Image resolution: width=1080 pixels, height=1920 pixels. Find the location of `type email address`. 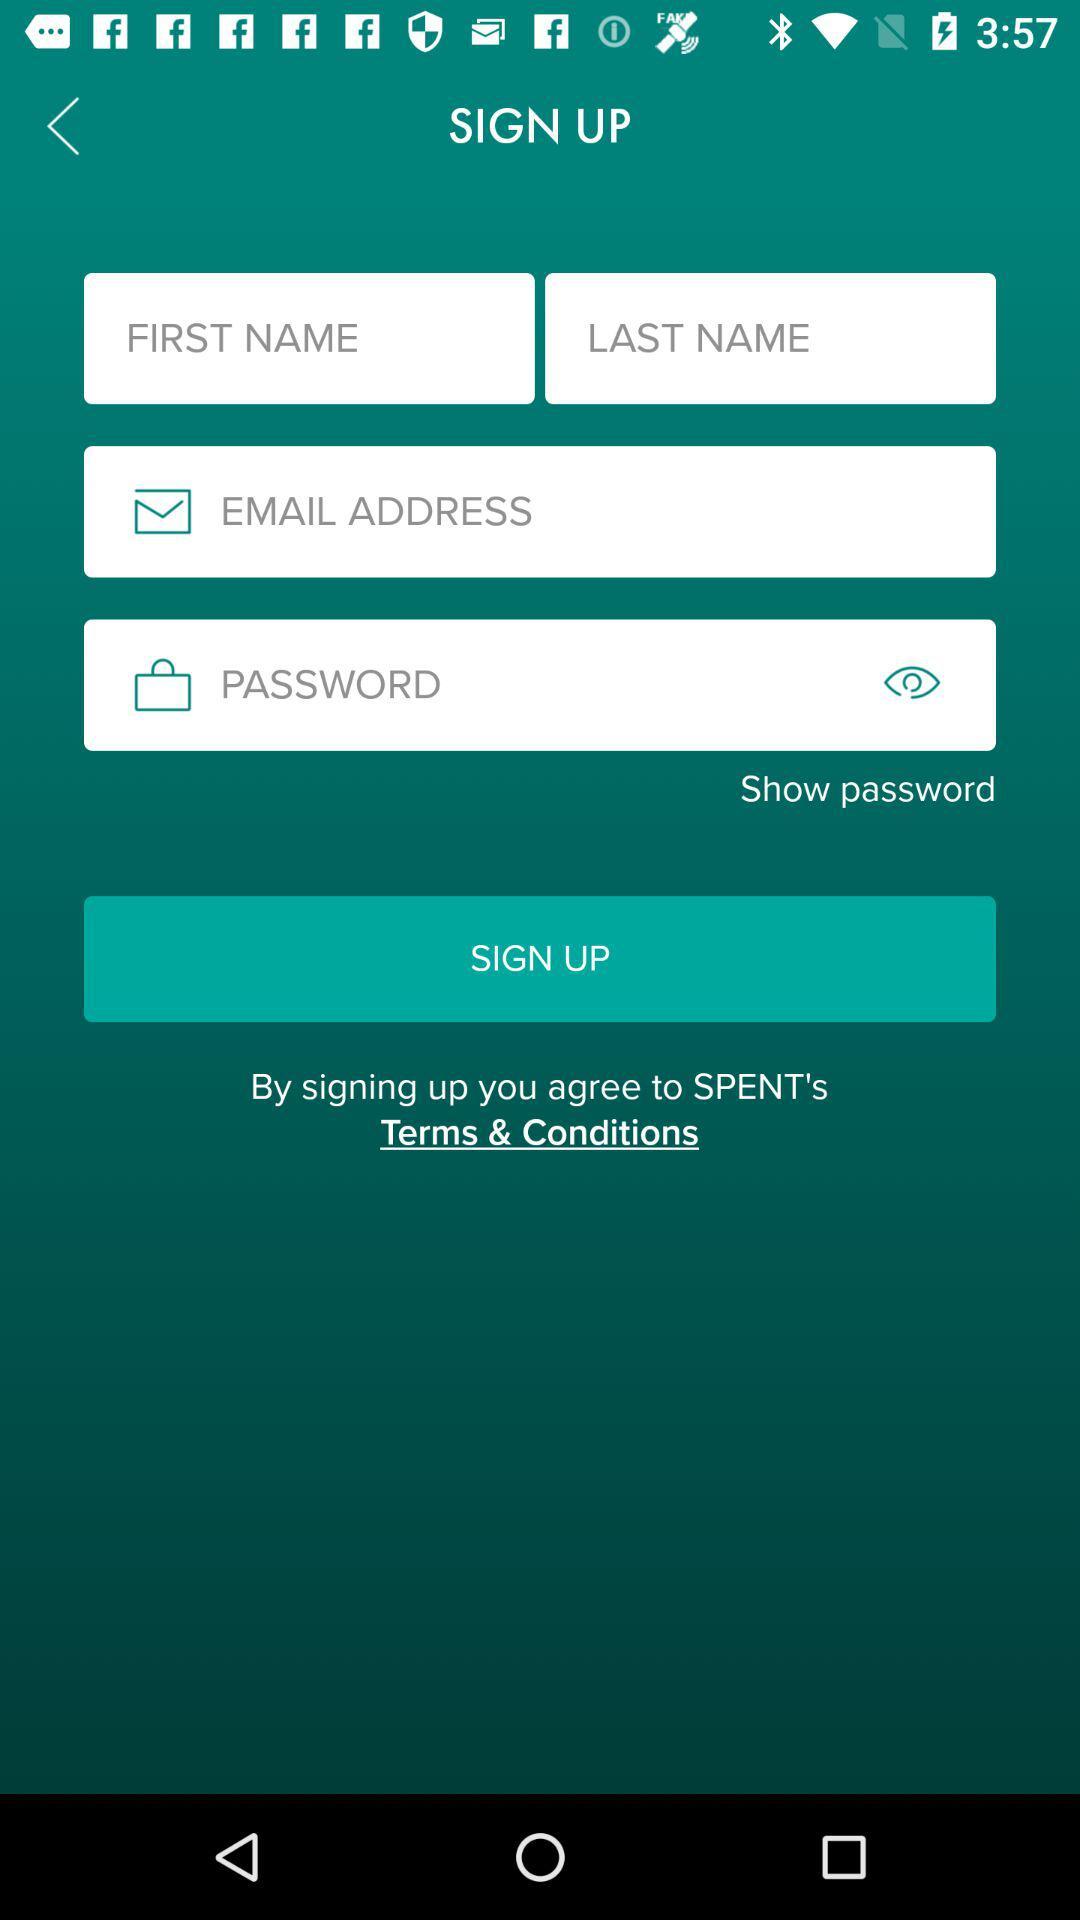

type email address is located at coordinates (540, 511).